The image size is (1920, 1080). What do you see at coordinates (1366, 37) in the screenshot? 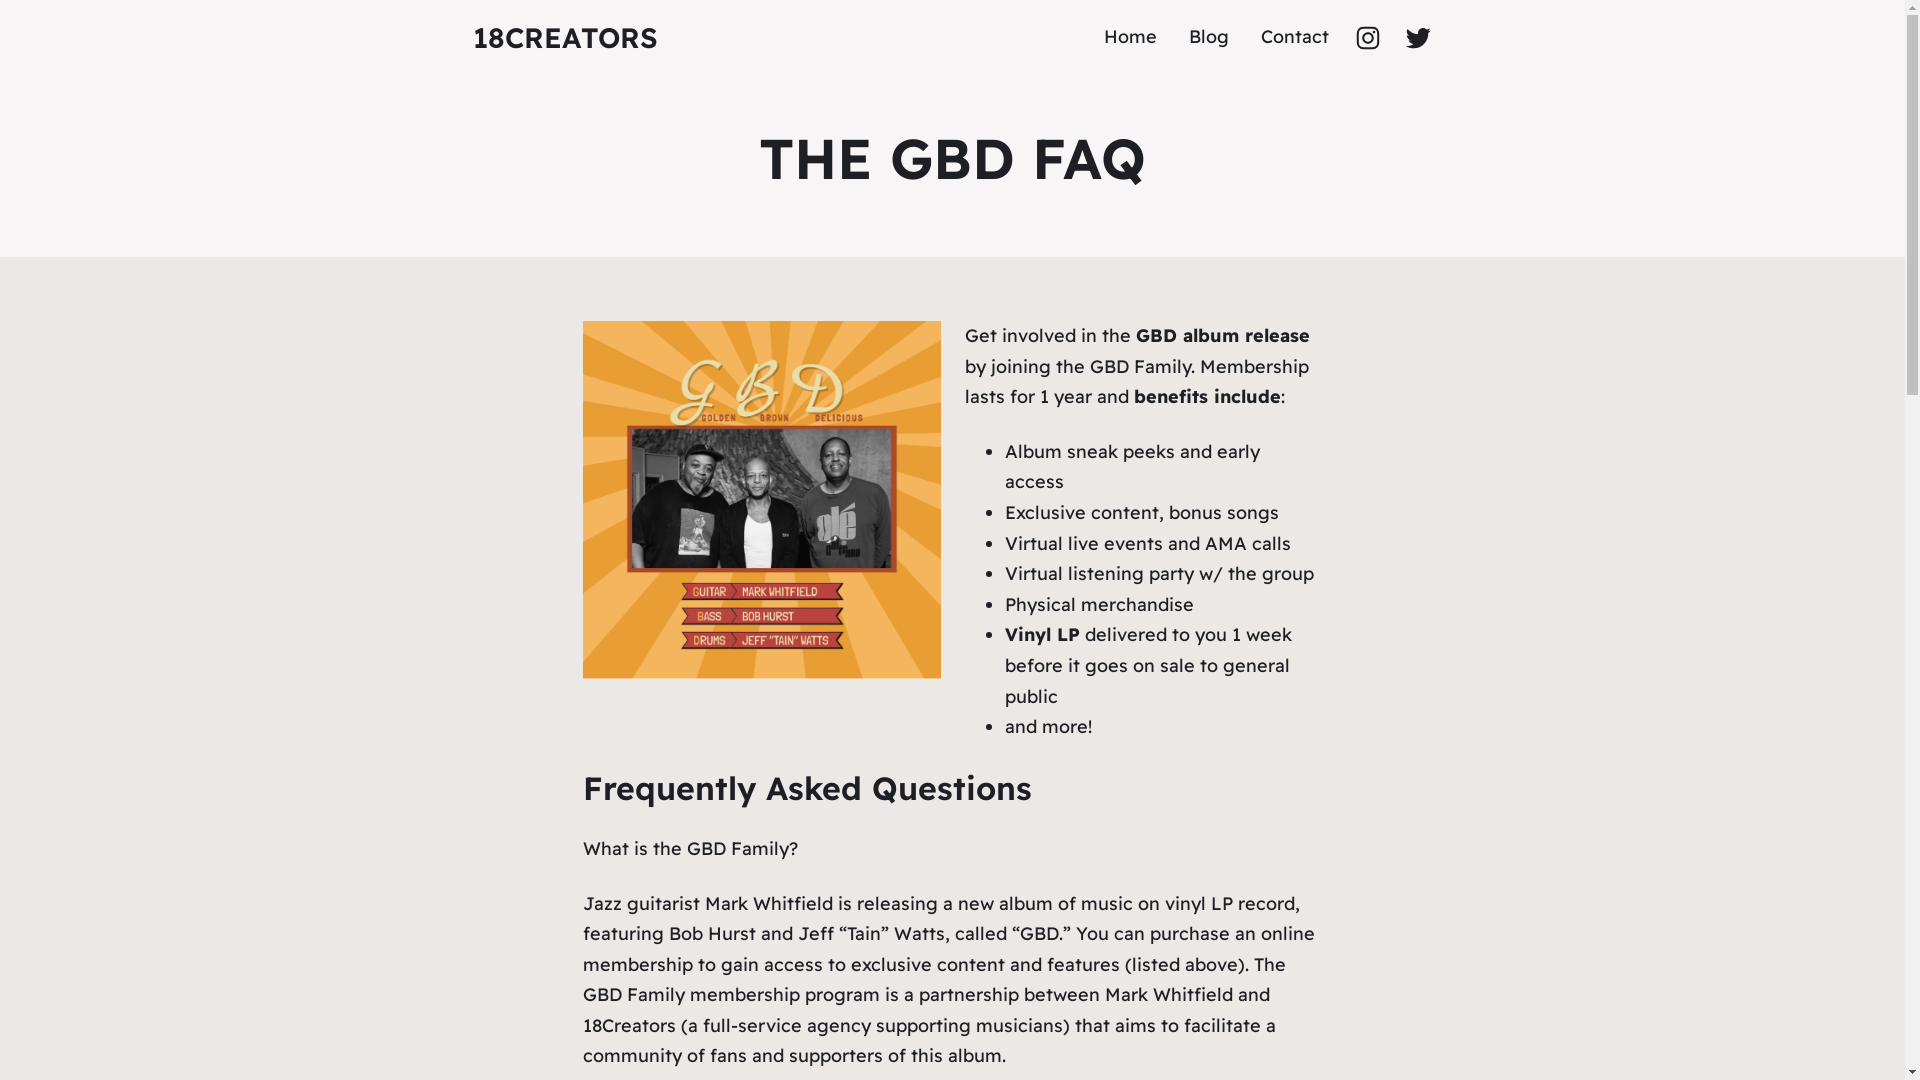
I see `'Instagram'` at bounding box center [1366, 37].